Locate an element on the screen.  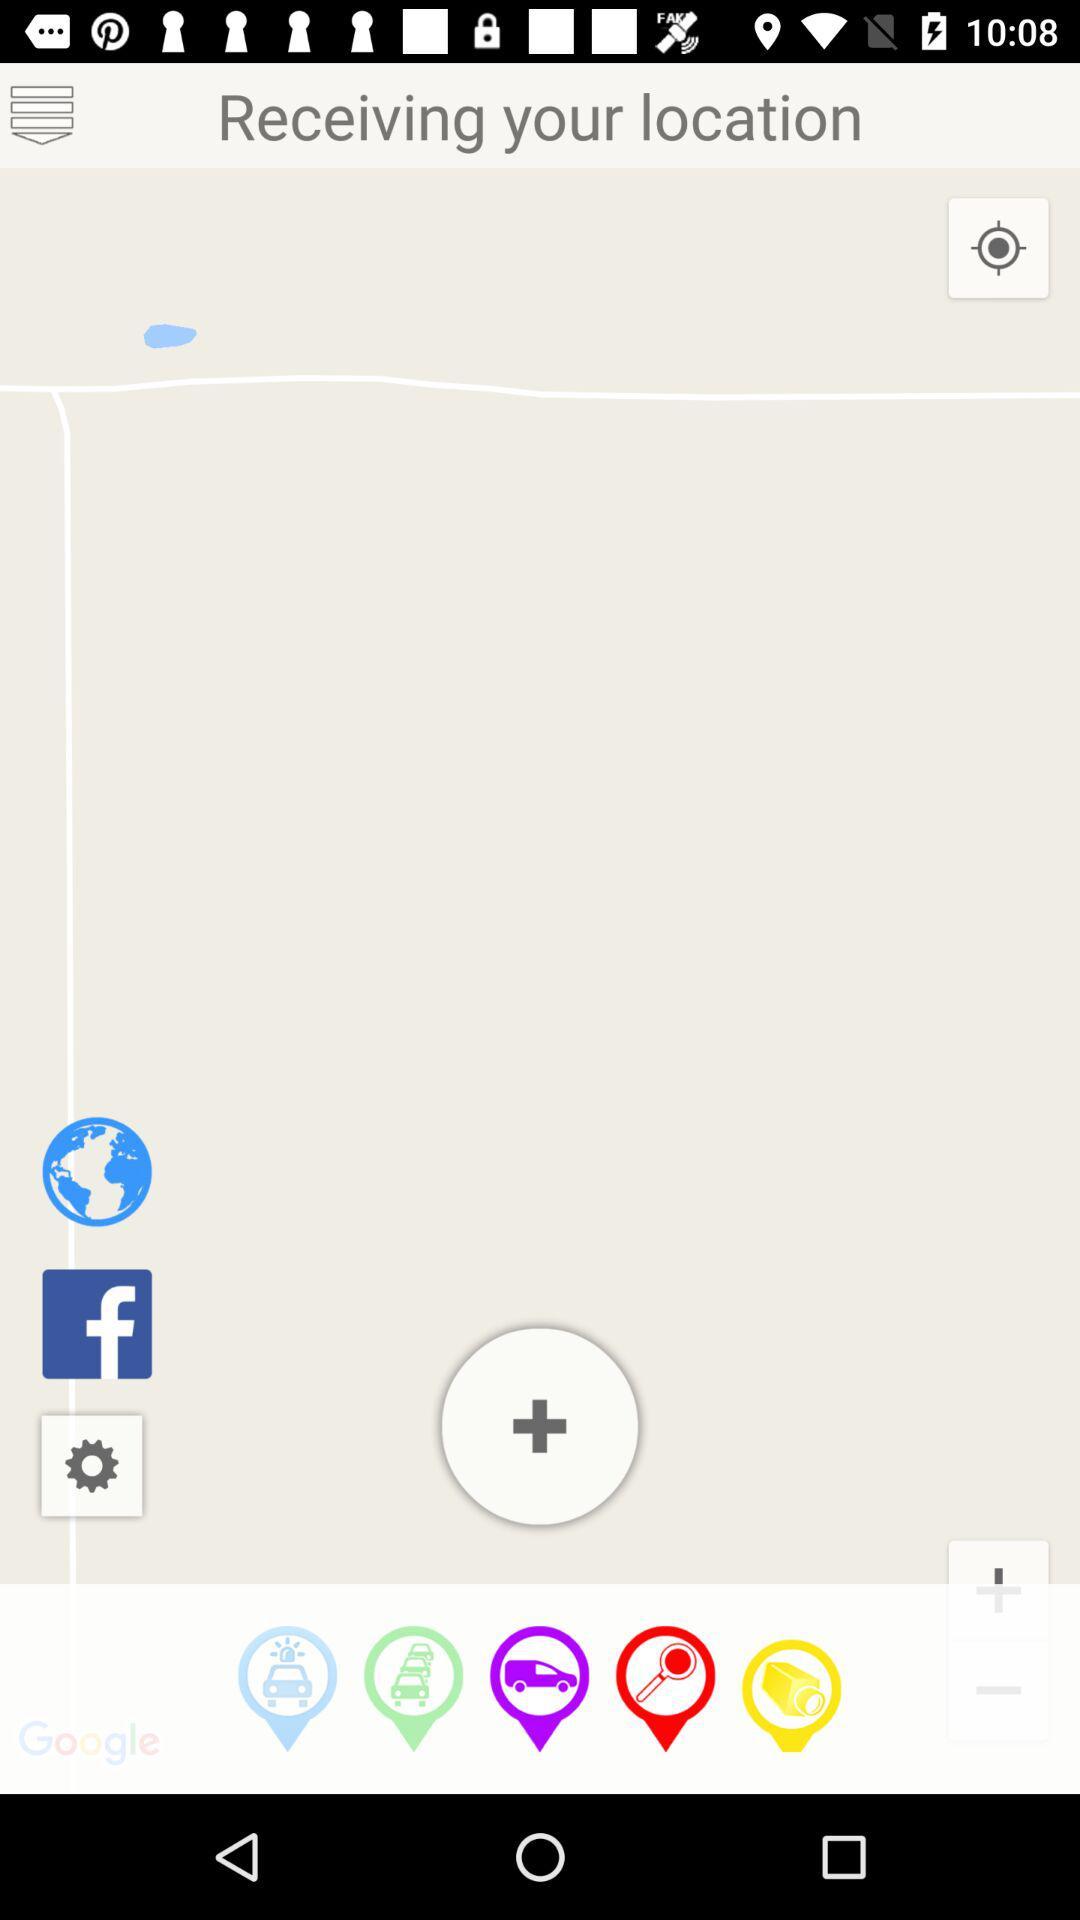
click zoom in option is located at coordinates (540, 1425).